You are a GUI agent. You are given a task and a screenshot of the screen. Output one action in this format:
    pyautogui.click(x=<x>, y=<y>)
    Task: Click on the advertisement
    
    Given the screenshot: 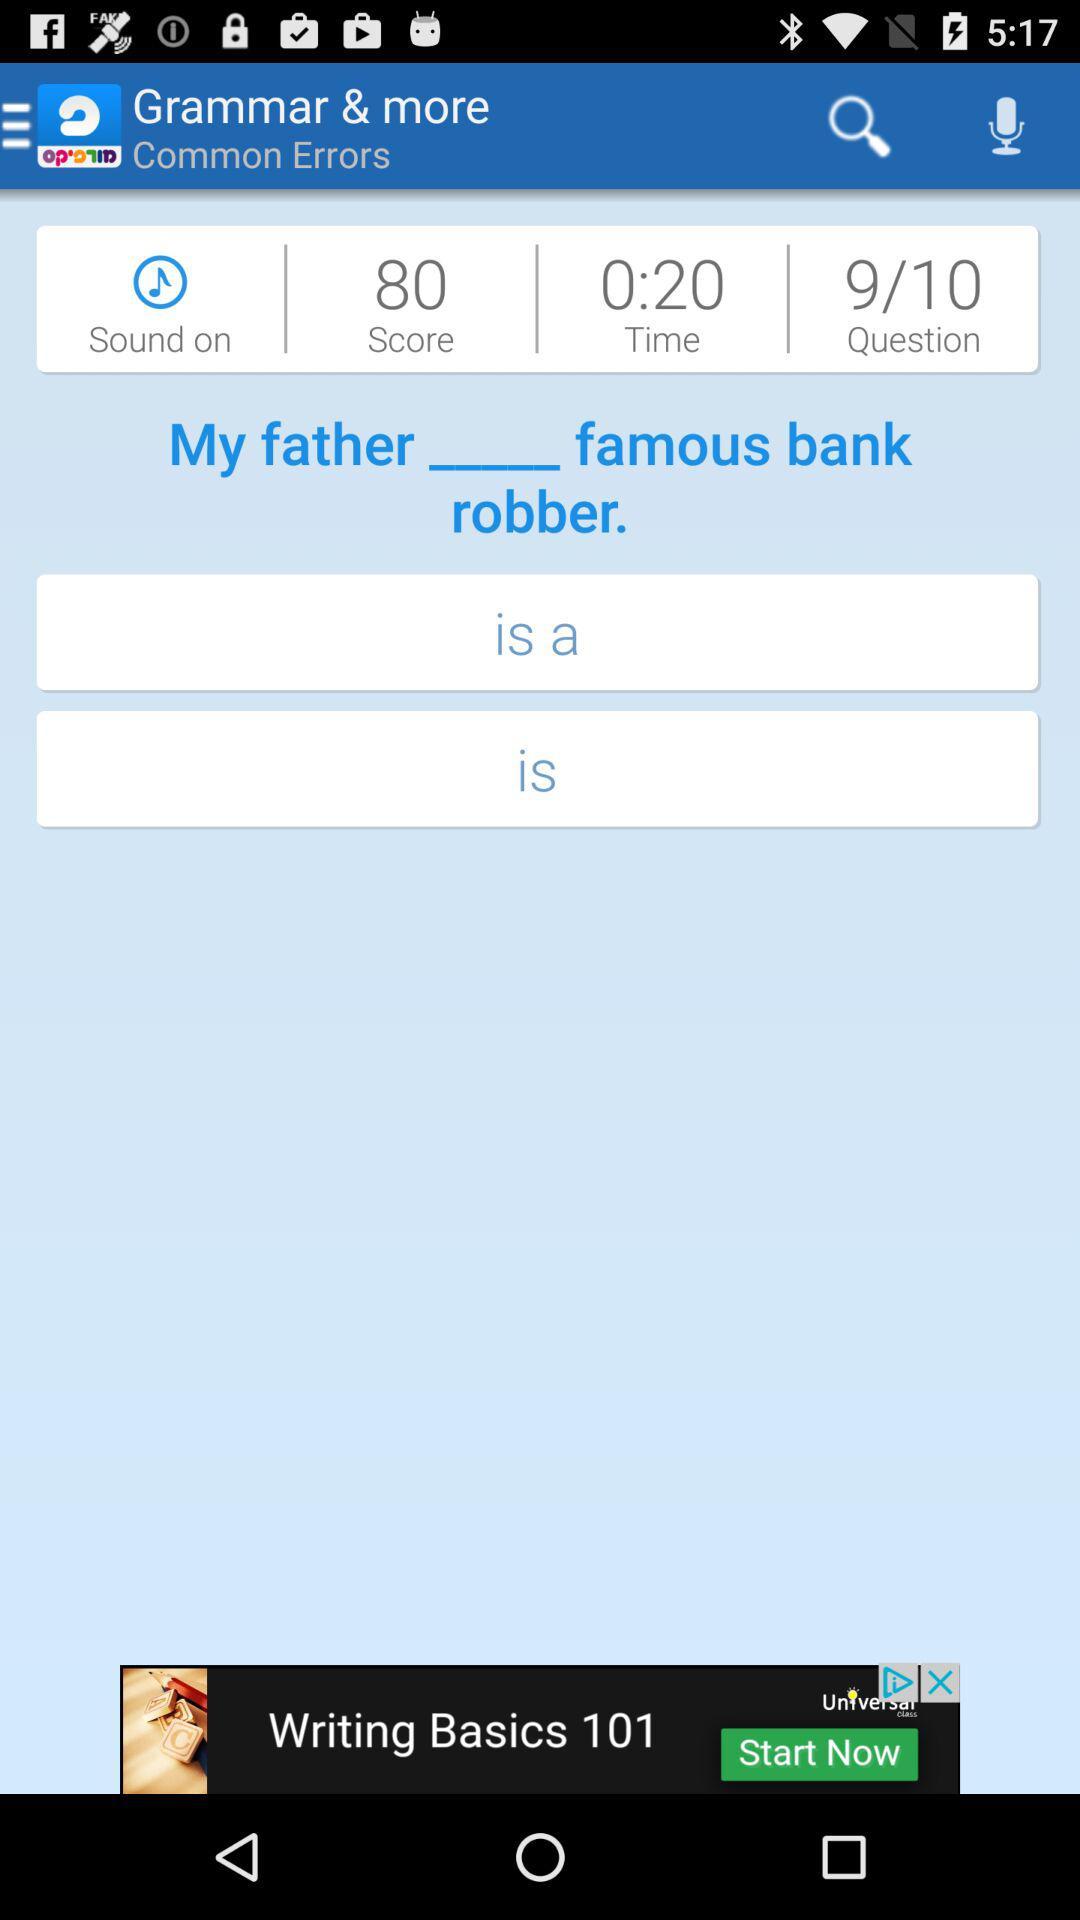 What is the action you would take?
    pyautogui.click(x=540, y=1727)
    